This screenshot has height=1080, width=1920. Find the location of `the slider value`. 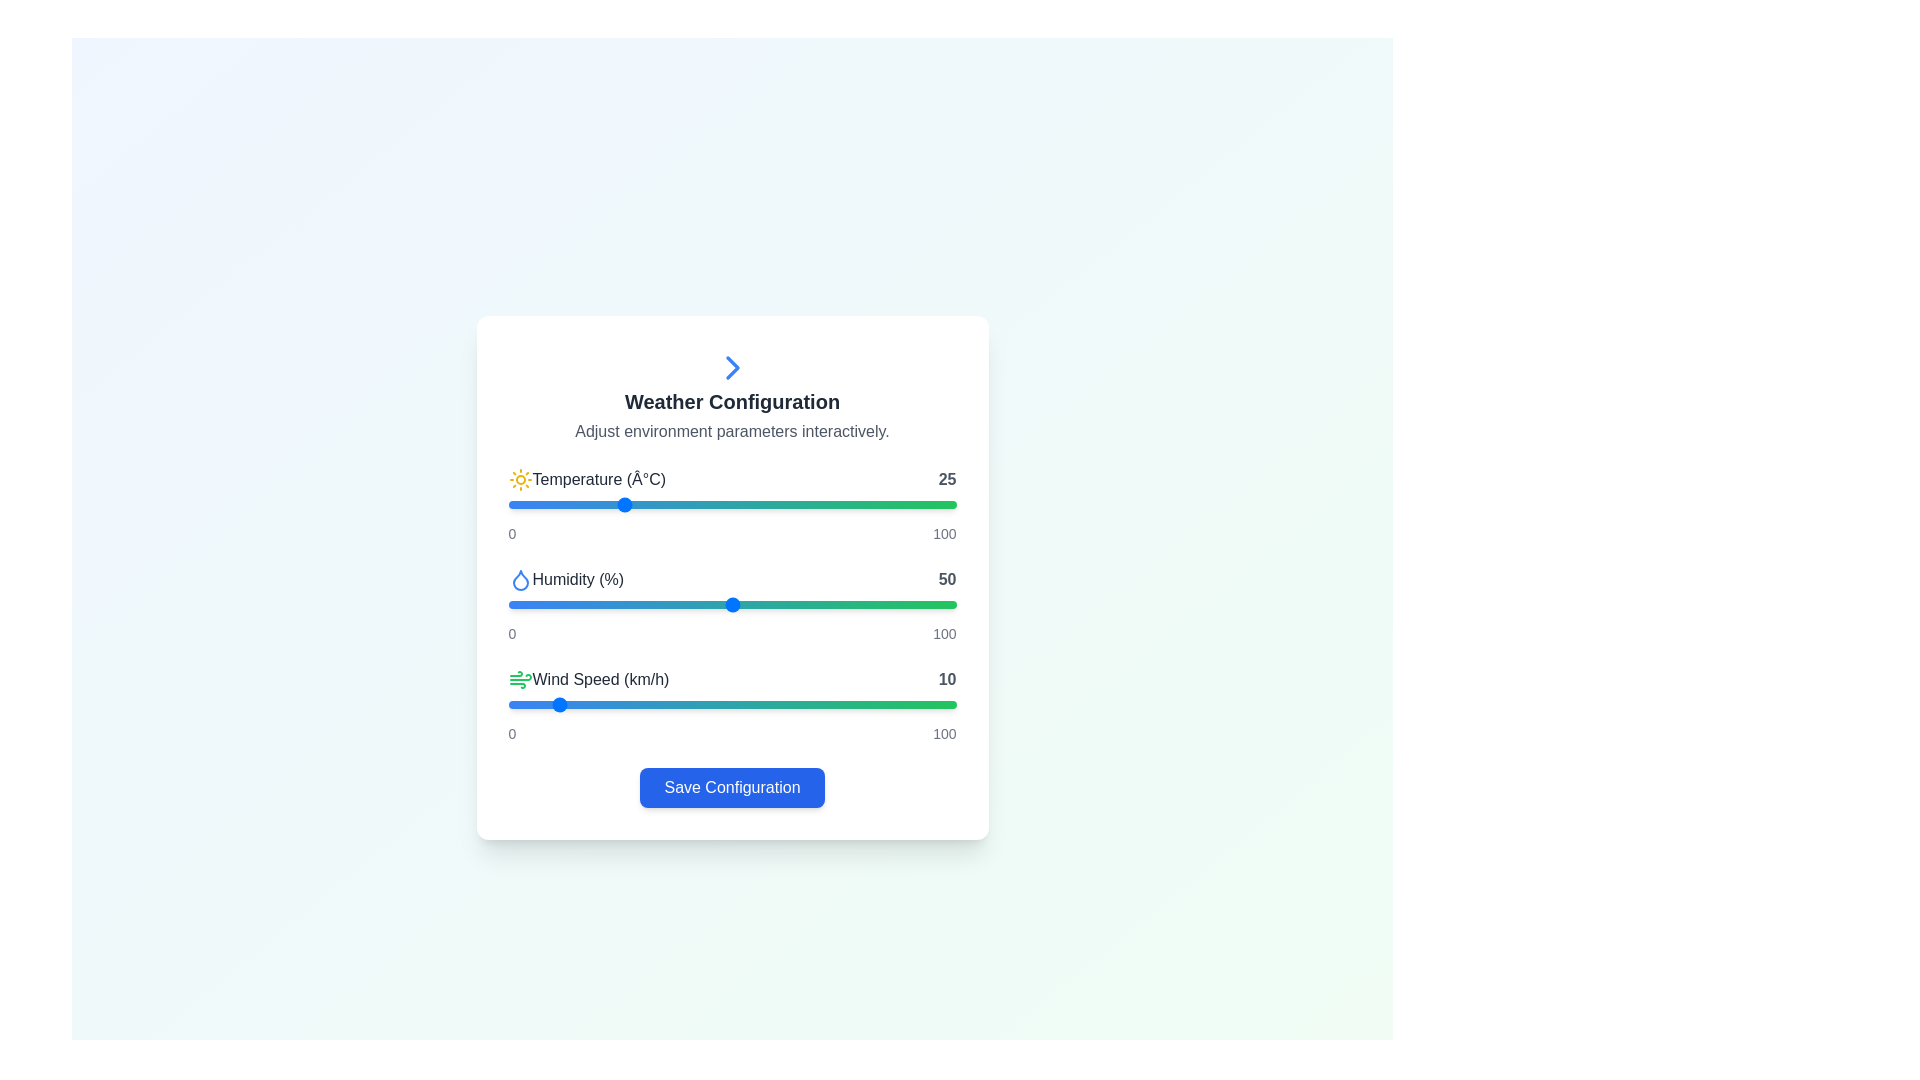

the slider value is located at coordinates (660, 604).